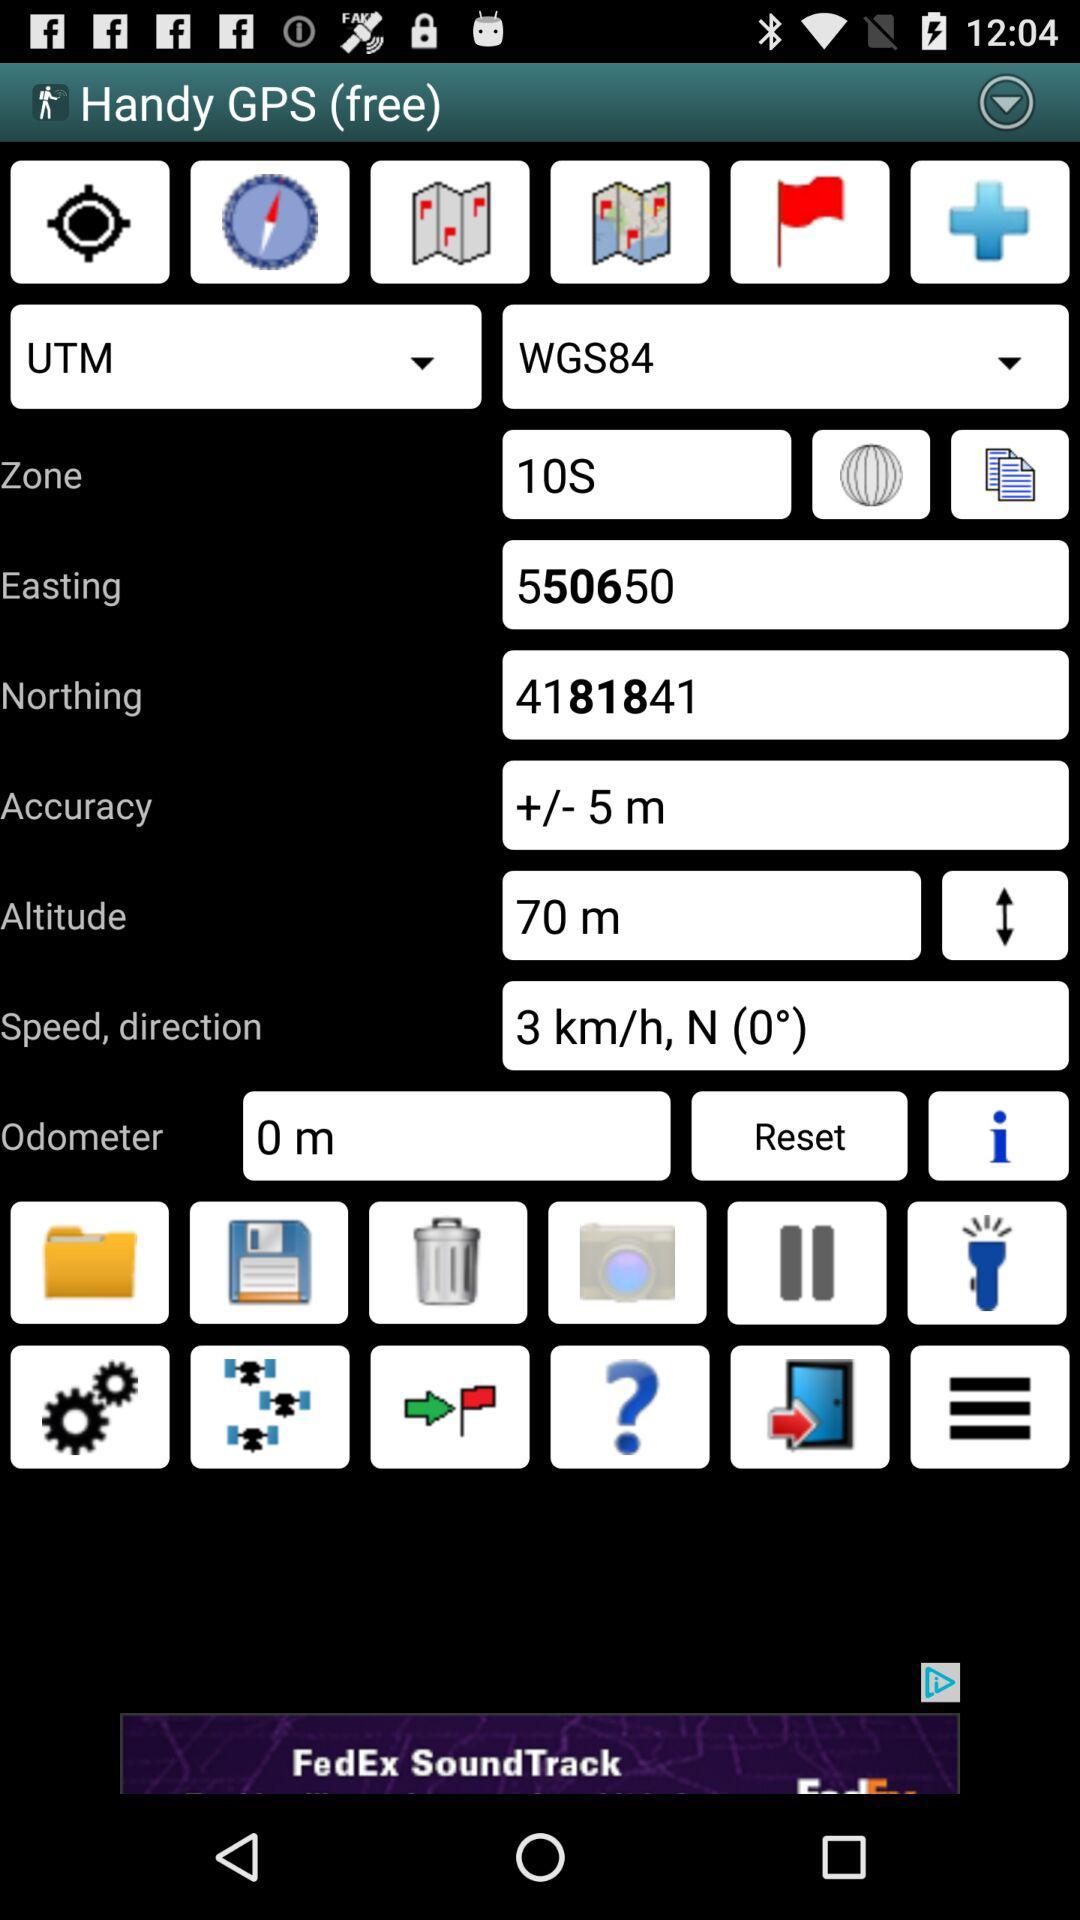 The width and height of the screenshot is (1080, 1920). Describe the element at coordinates (88, 237) in the screenshot. I see `the location_crosshair icon` at that location.